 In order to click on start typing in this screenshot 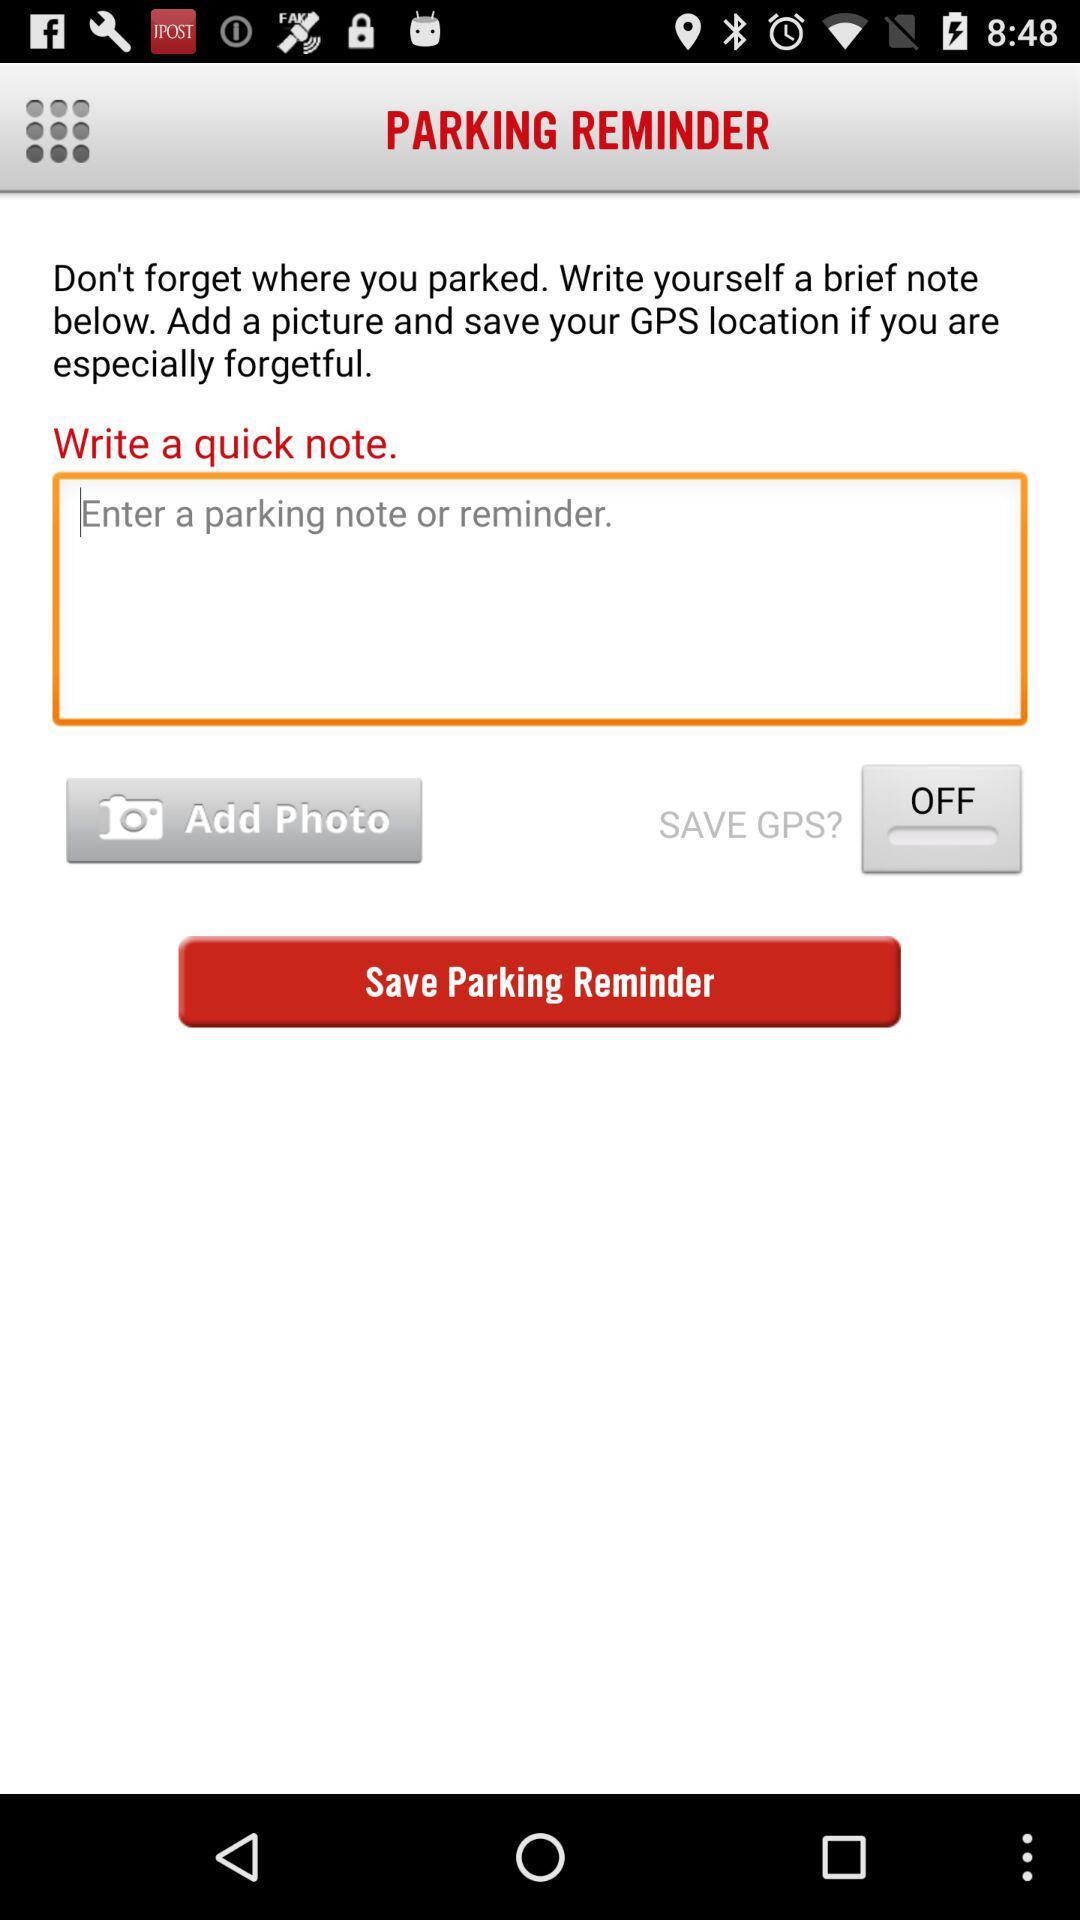, I will do `click(540, 603)`.